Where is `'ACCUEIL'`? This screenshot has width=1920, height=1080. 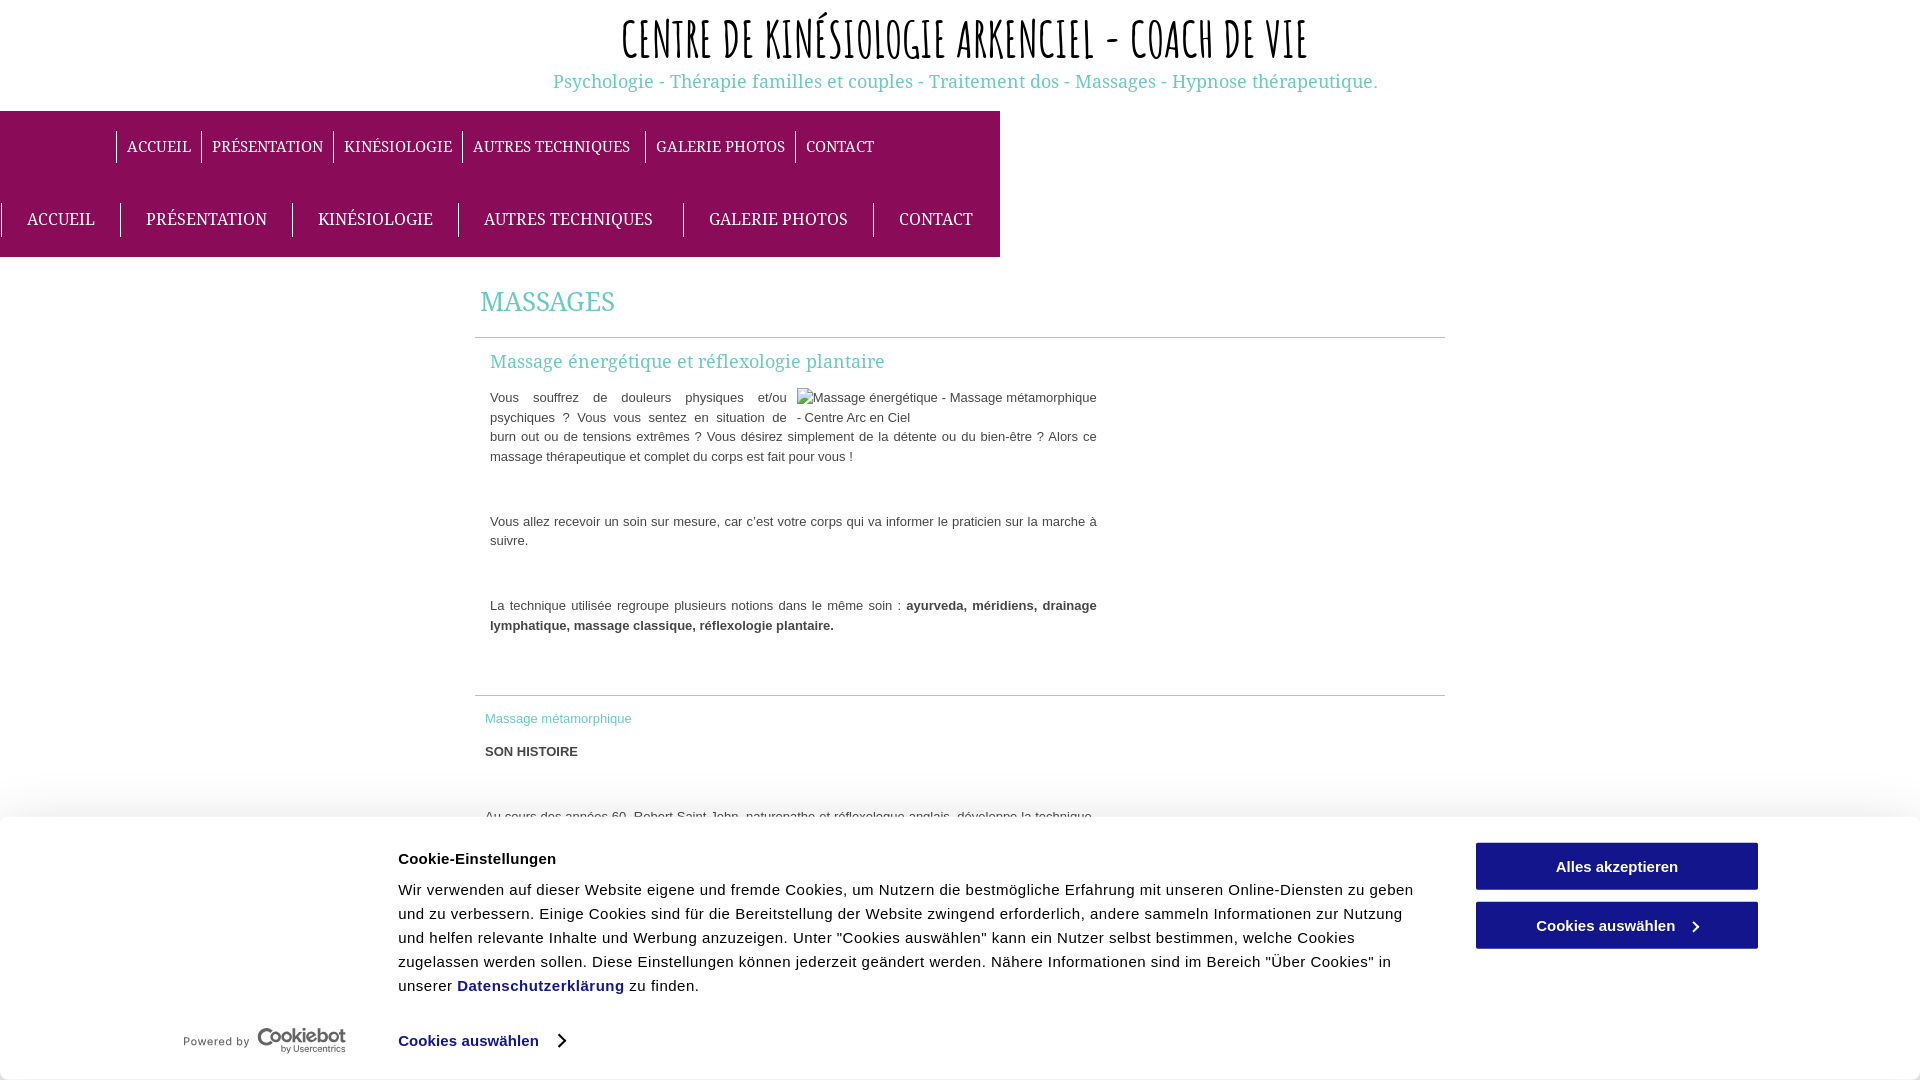
'ACCUEIL' is located at coordinates (114, 146).